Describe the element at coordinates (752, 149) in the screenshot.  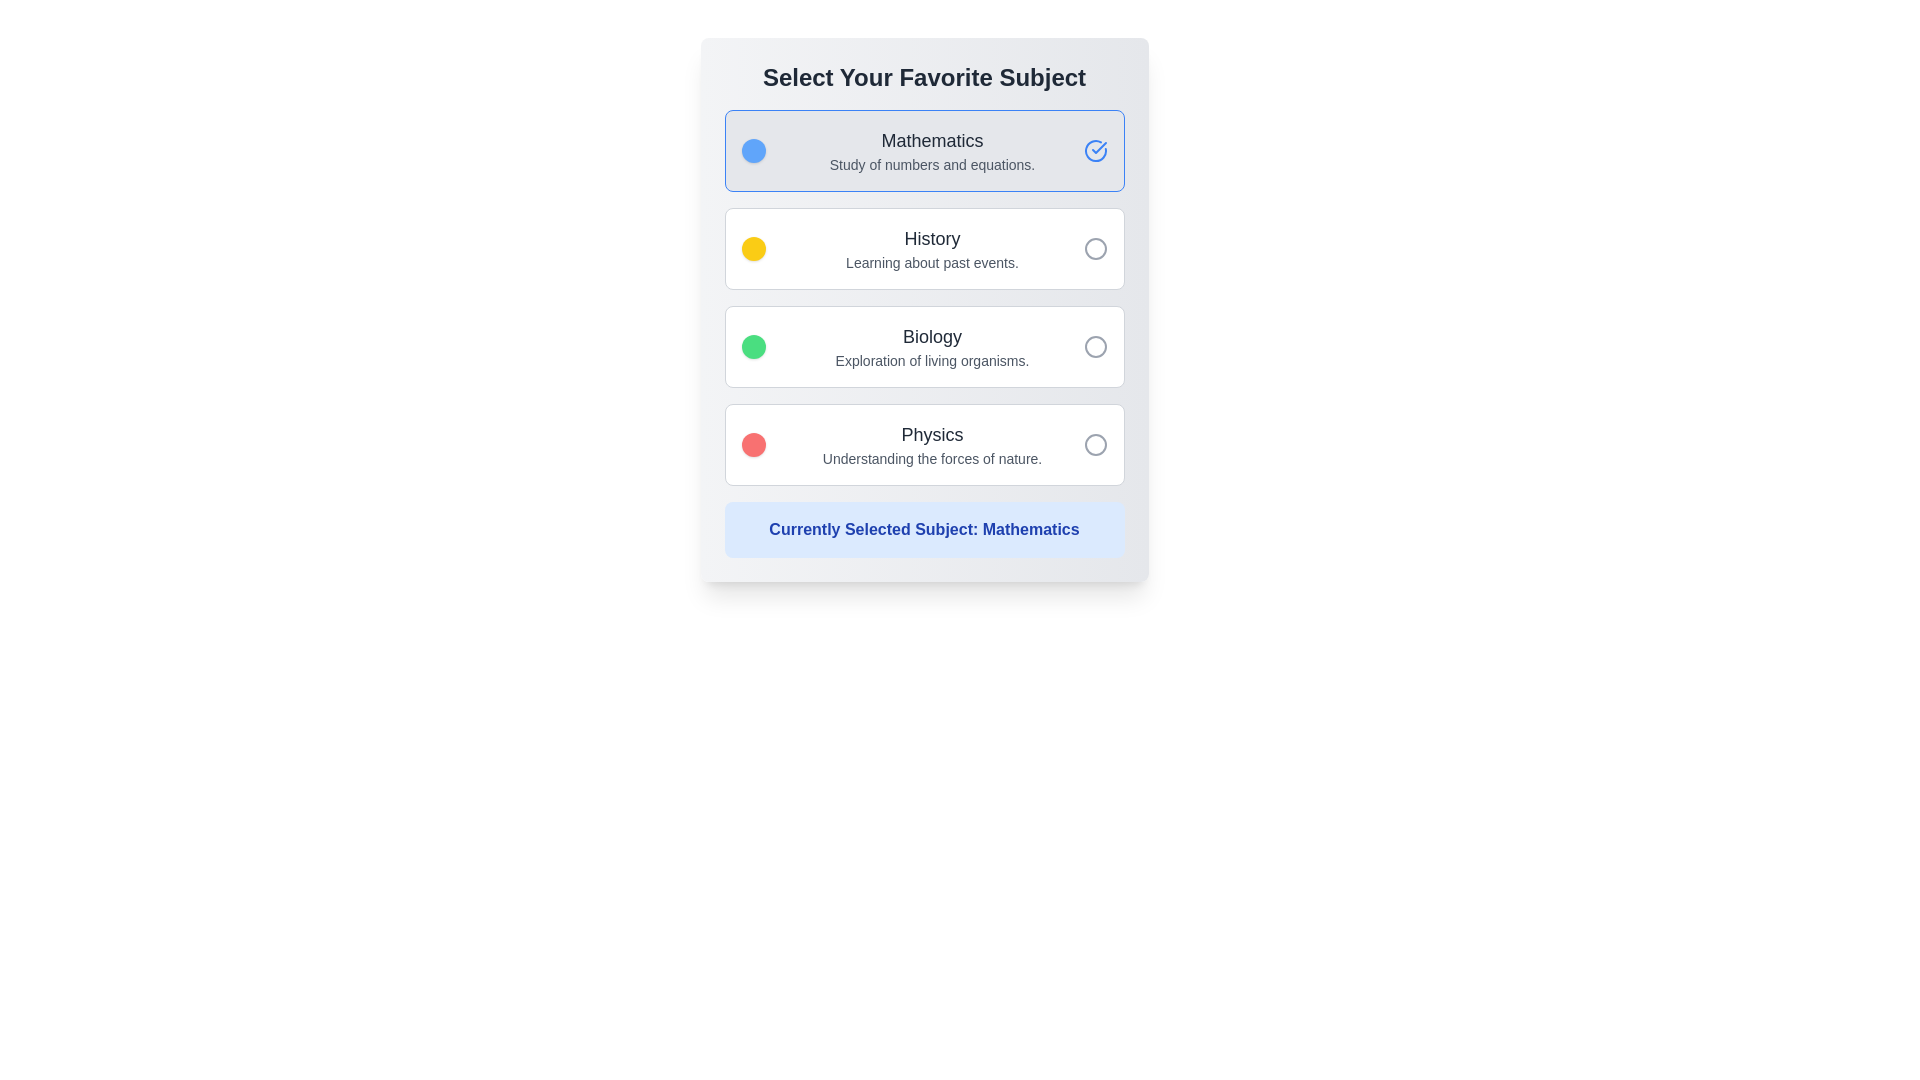
I see `the decorative icon for the 'Mathematics' option, which serves as a marker in the selection list under 'Select Your Favorite Subject'` at that location.